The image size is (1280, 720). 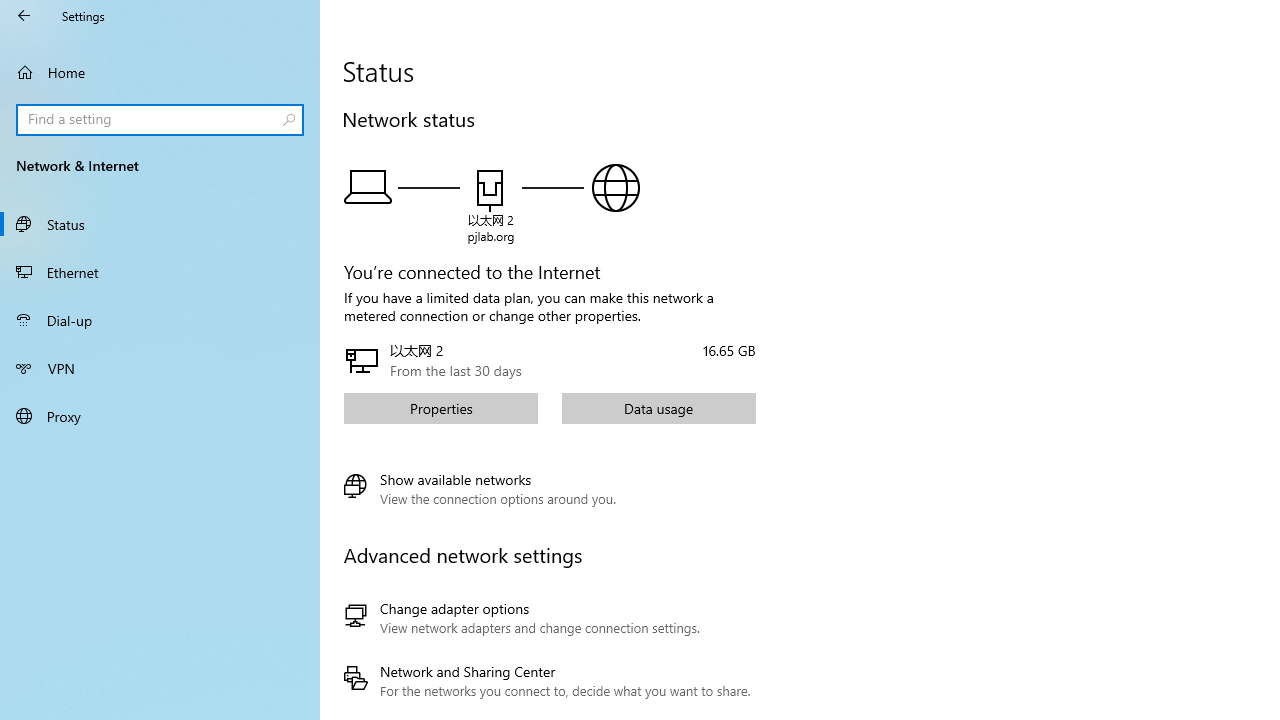 I want to click on 'Search box, Find a setting', so click(x=160, y=119).